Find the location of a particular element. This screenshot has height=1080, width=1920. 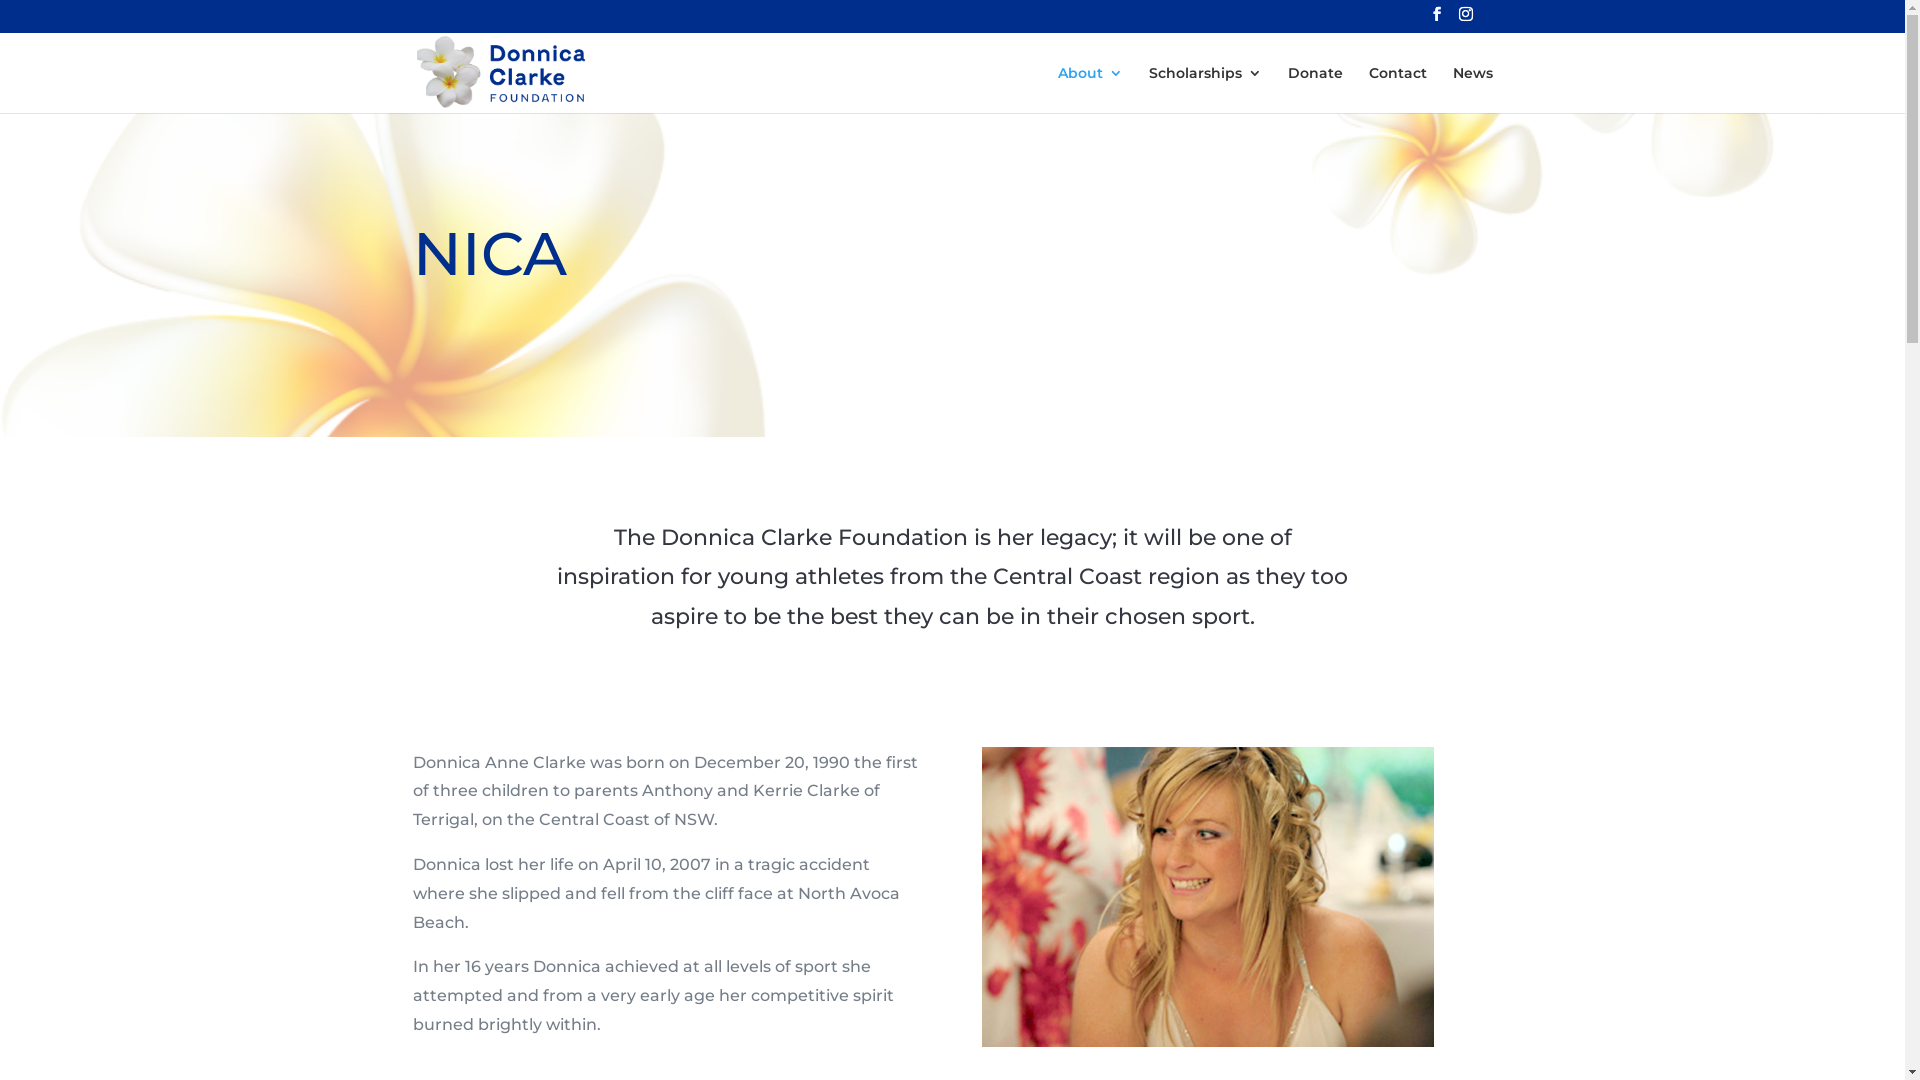

'Contact' is located at coordinates (1395, 88).